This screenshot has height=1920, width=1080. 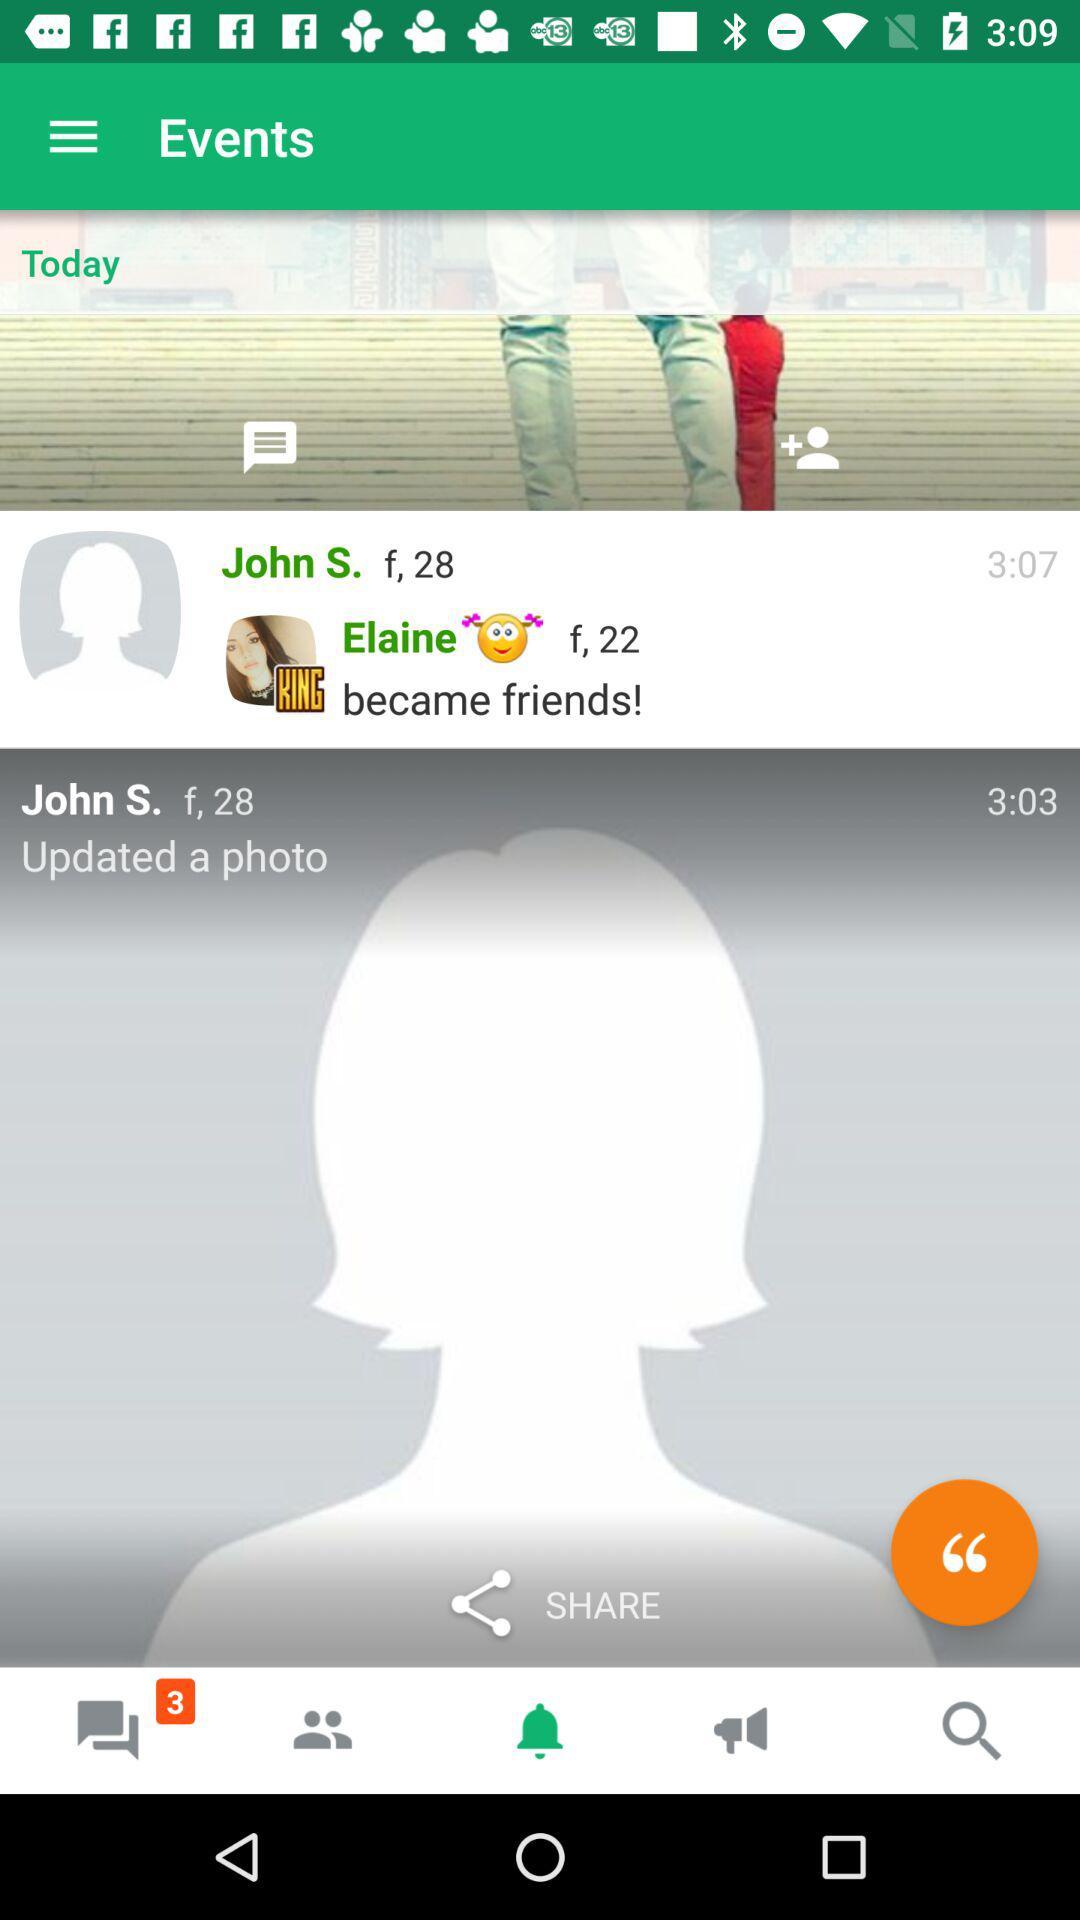 What do you see at coordinates (270, 446) in the screenshot?
I see `send message` at bounding box center [270, 446].